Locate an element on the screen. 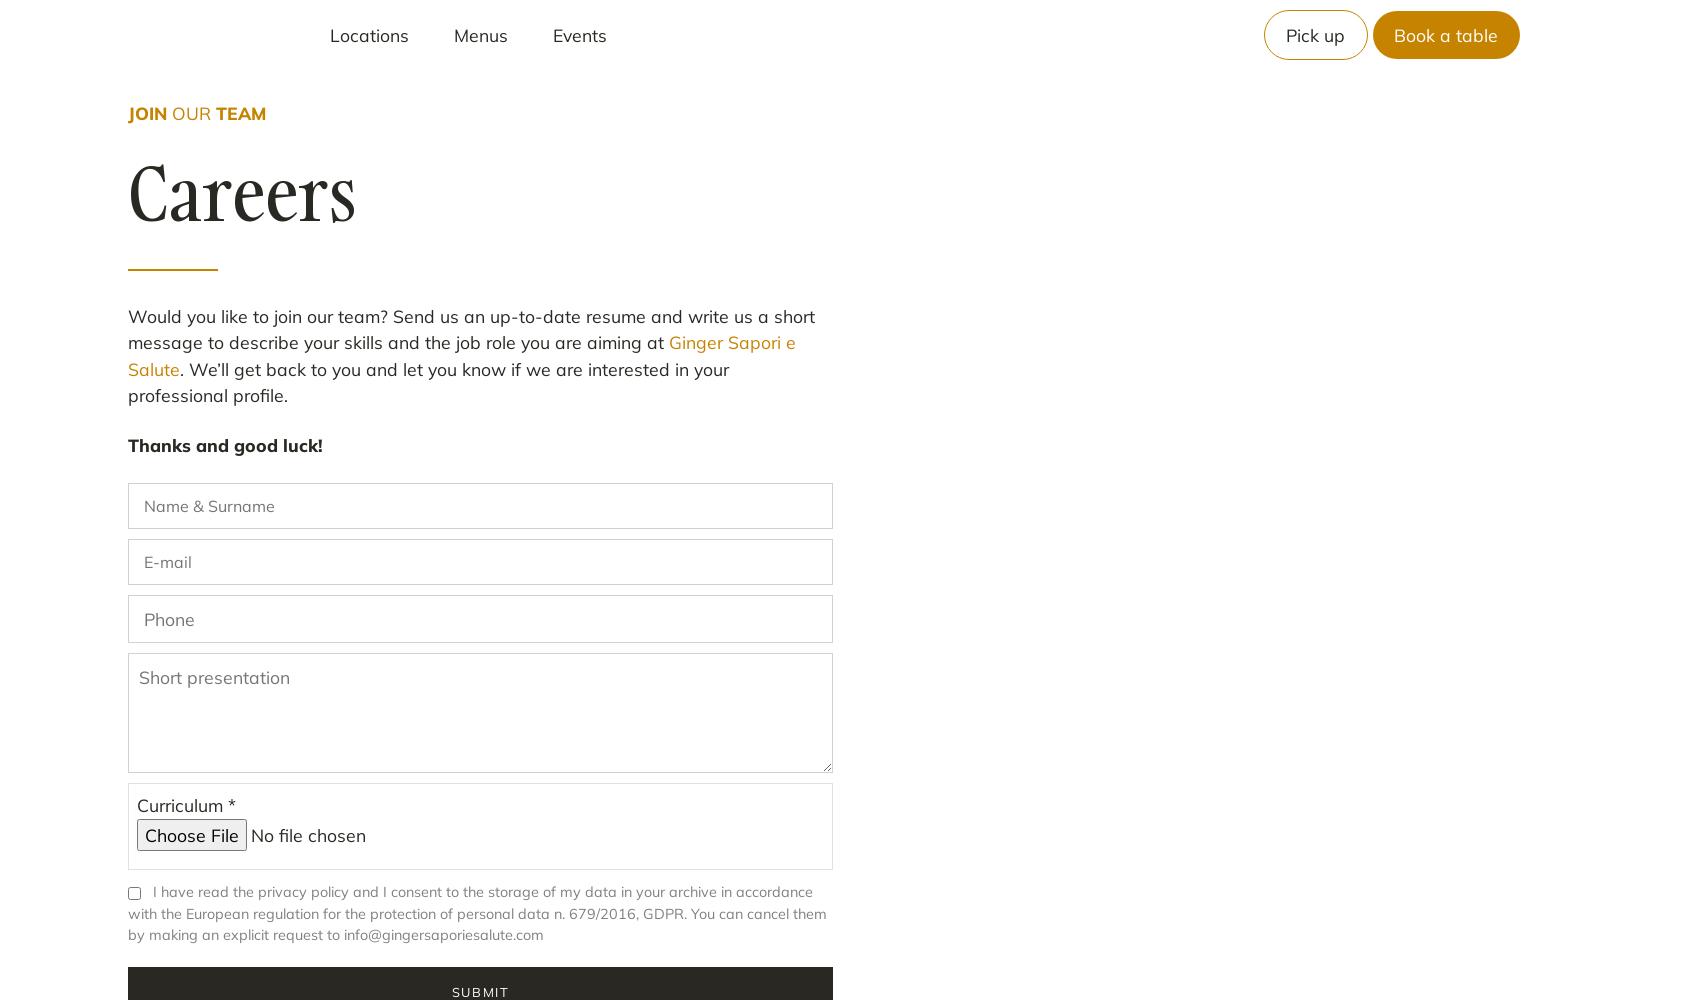  'Thanks and good luck!' is located at coordinates (224, 444).